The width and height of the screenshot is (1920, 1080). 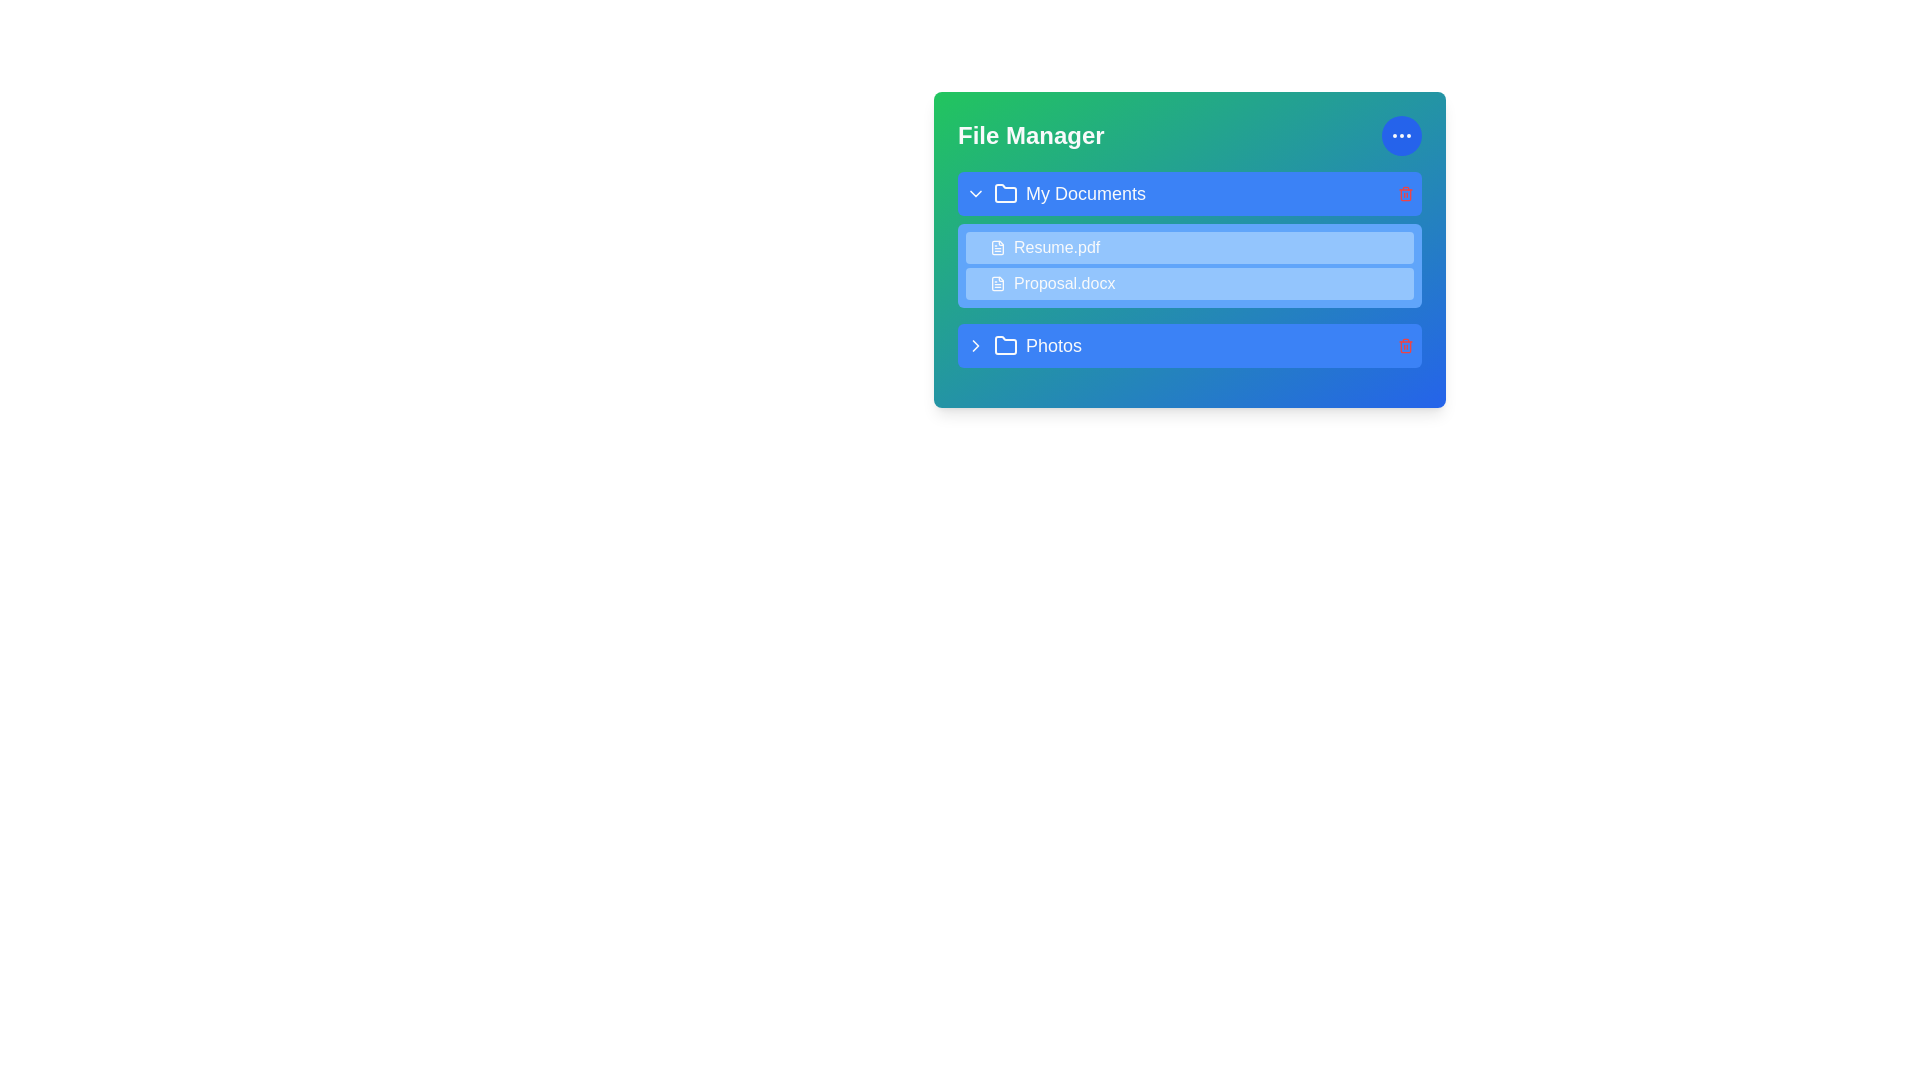 I want to click on the 'Photos' folder item in the file manager, so click(x=1023, y=345).